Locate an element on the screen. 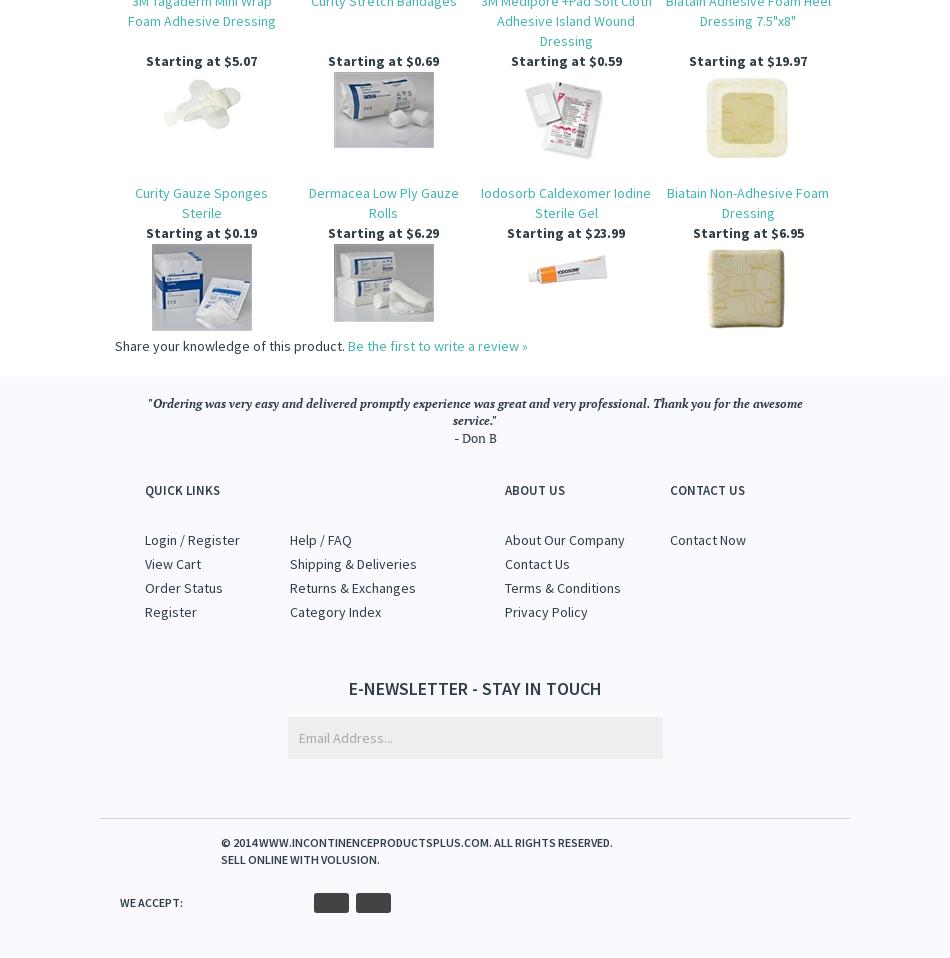 The image size is (950, 958). 'Be the first to write a review »' is located at coordinates (346, 345).